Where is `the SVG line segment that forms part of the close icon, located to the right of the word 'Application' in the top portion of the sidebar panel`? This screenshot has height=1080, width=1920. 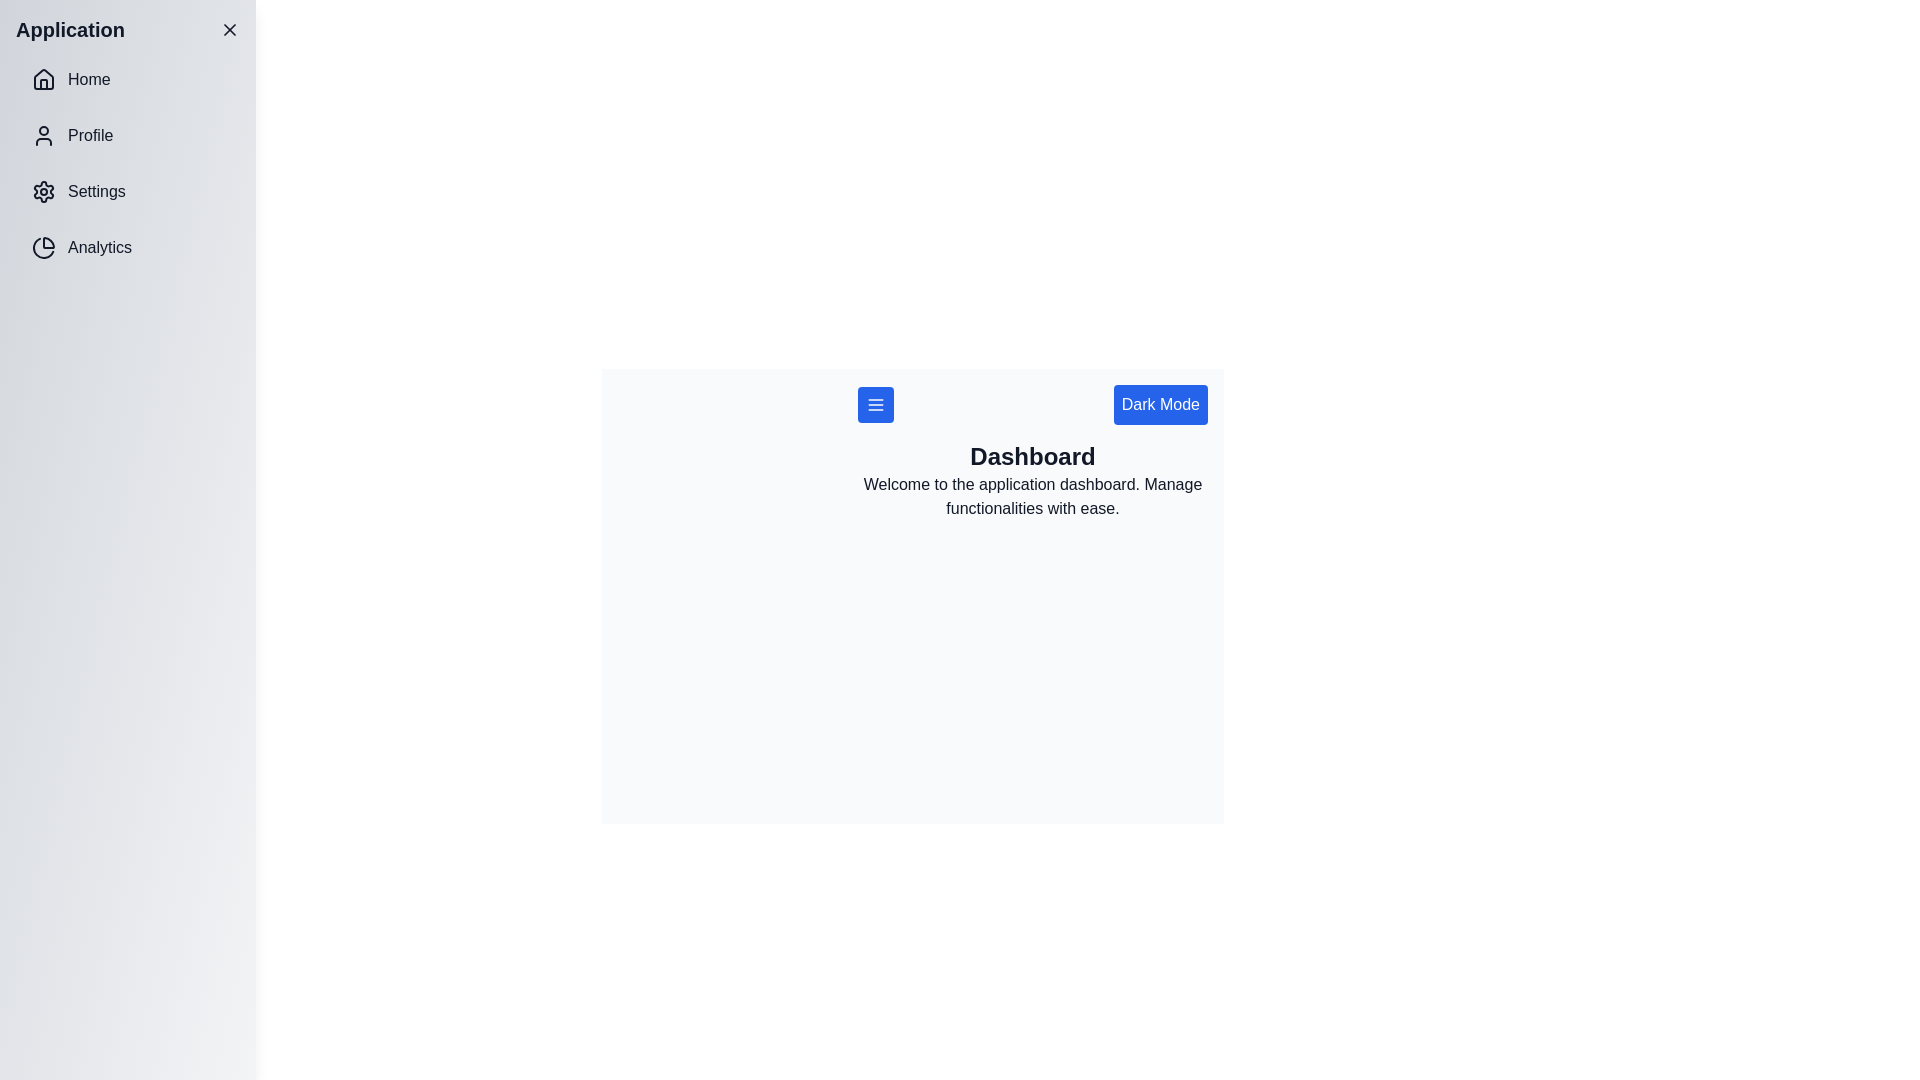 the SVG line segment that forms part of the close icon, located to the right of the word 'Application' in the top portion of the sidebar panel is located at coordinates (230, 30).